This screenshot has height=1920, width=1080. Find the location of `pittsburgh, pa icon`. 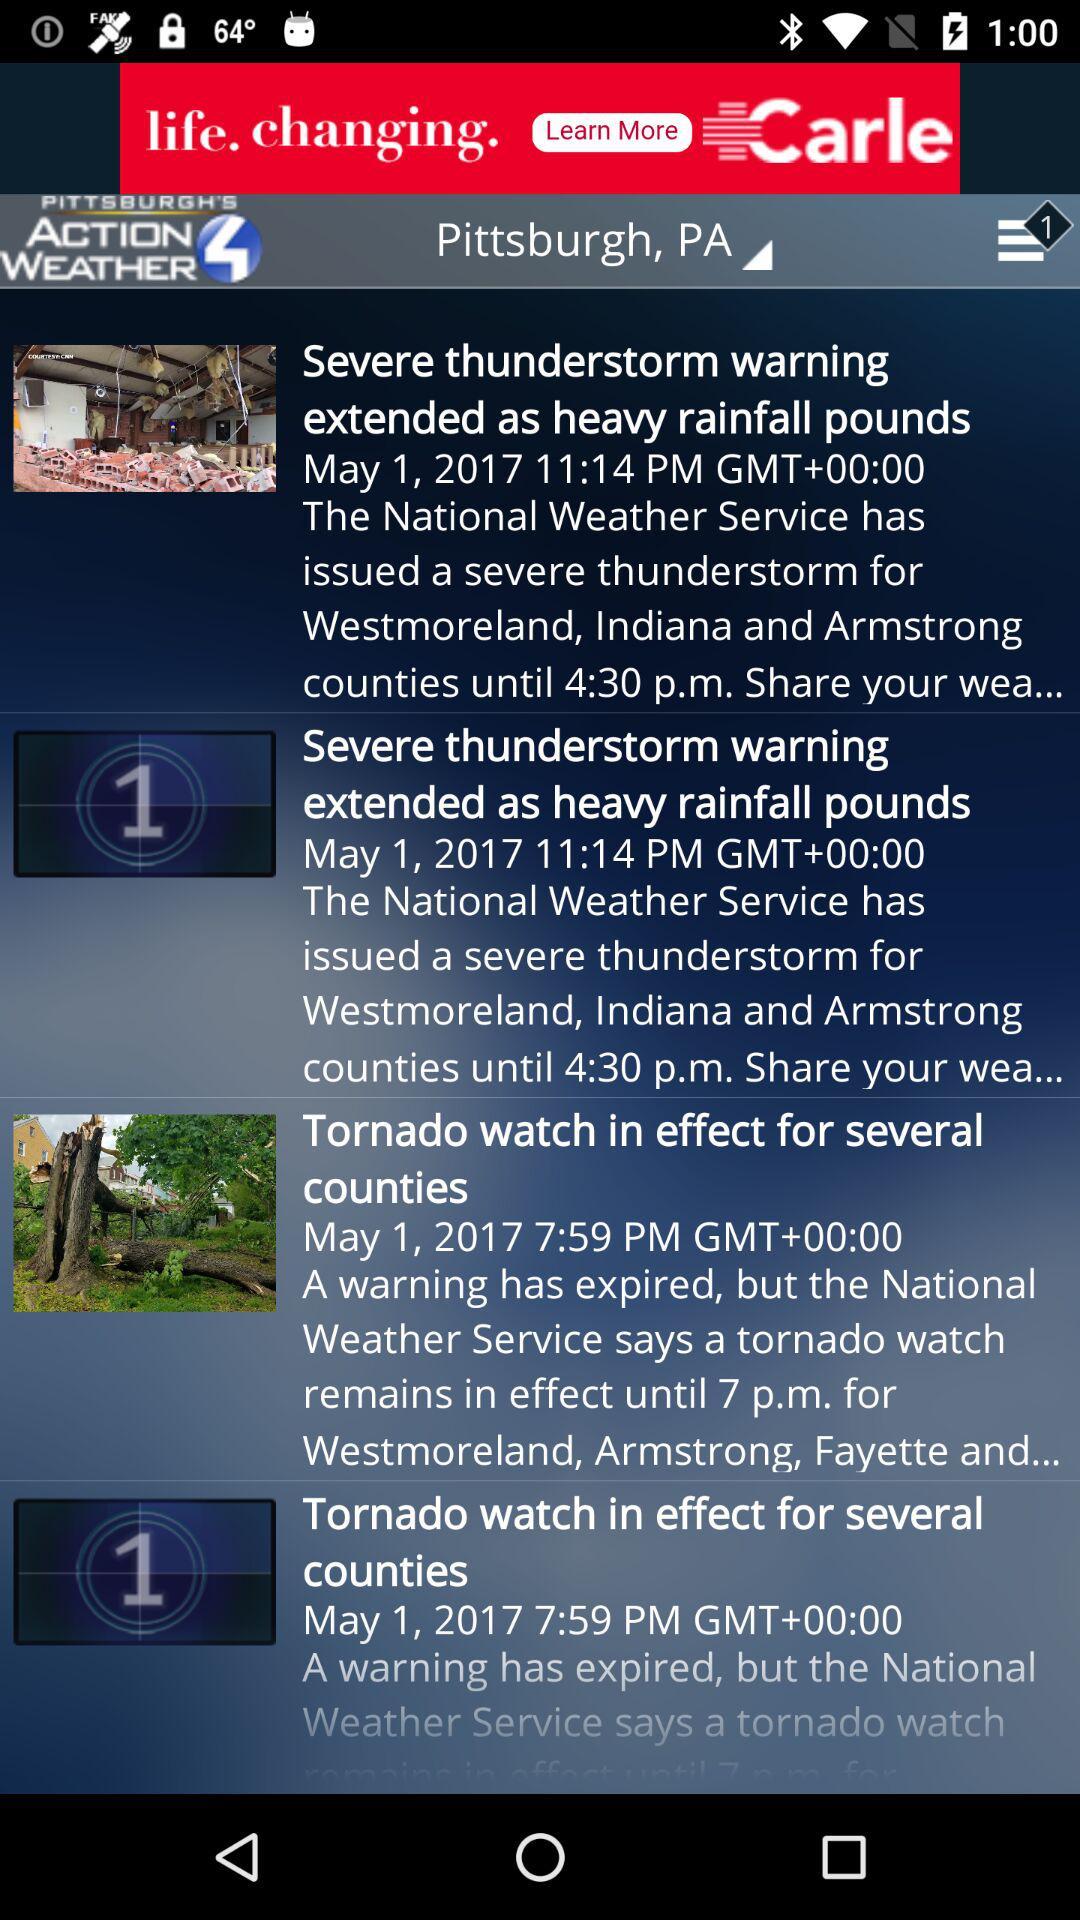

pittsburgh, pa icon is located at coordinates (617, 240).